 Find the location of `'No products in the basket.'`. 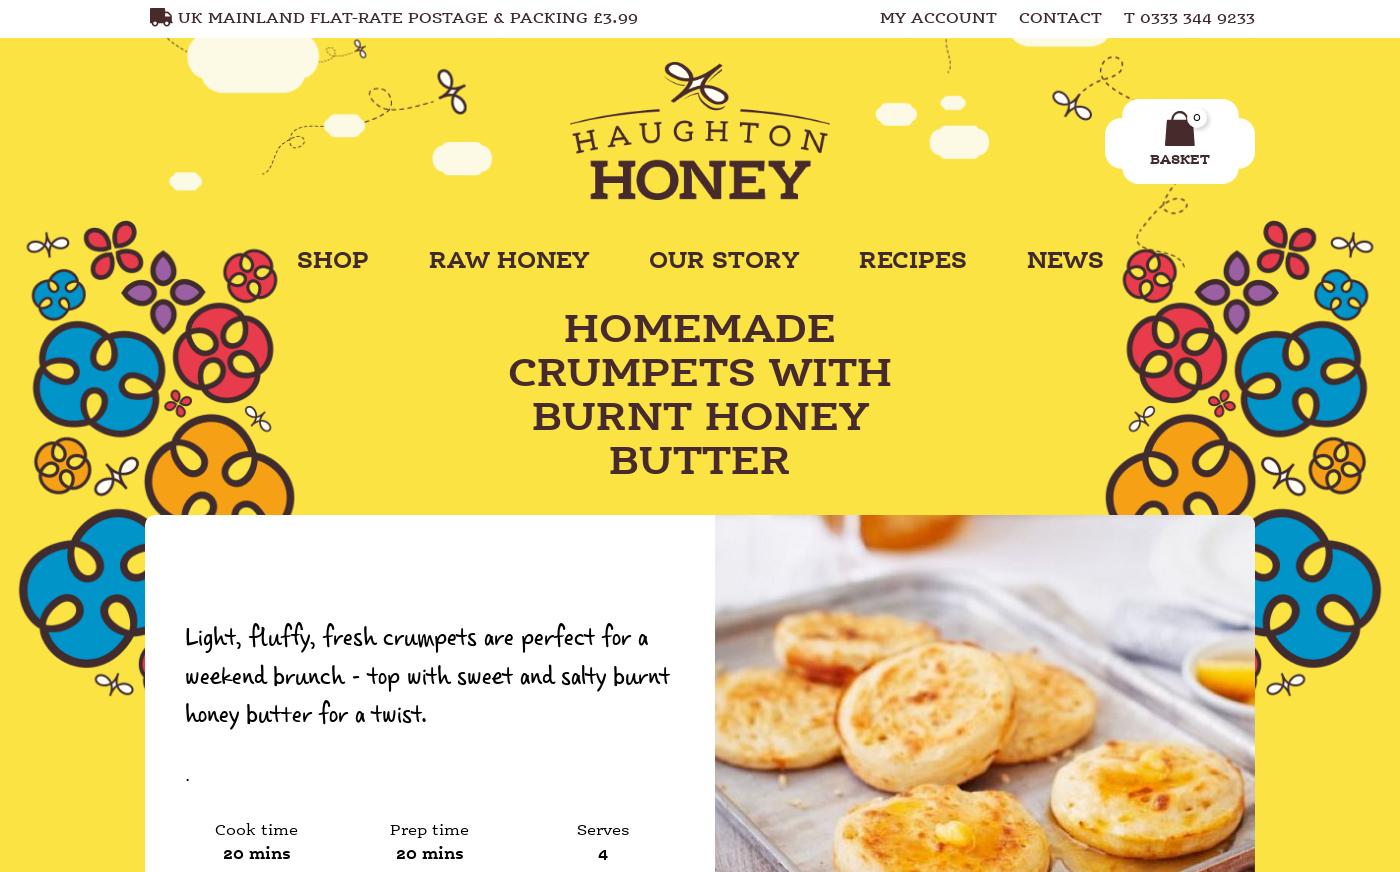

'No products in the basket.' is located at coordinates (1092, 209).